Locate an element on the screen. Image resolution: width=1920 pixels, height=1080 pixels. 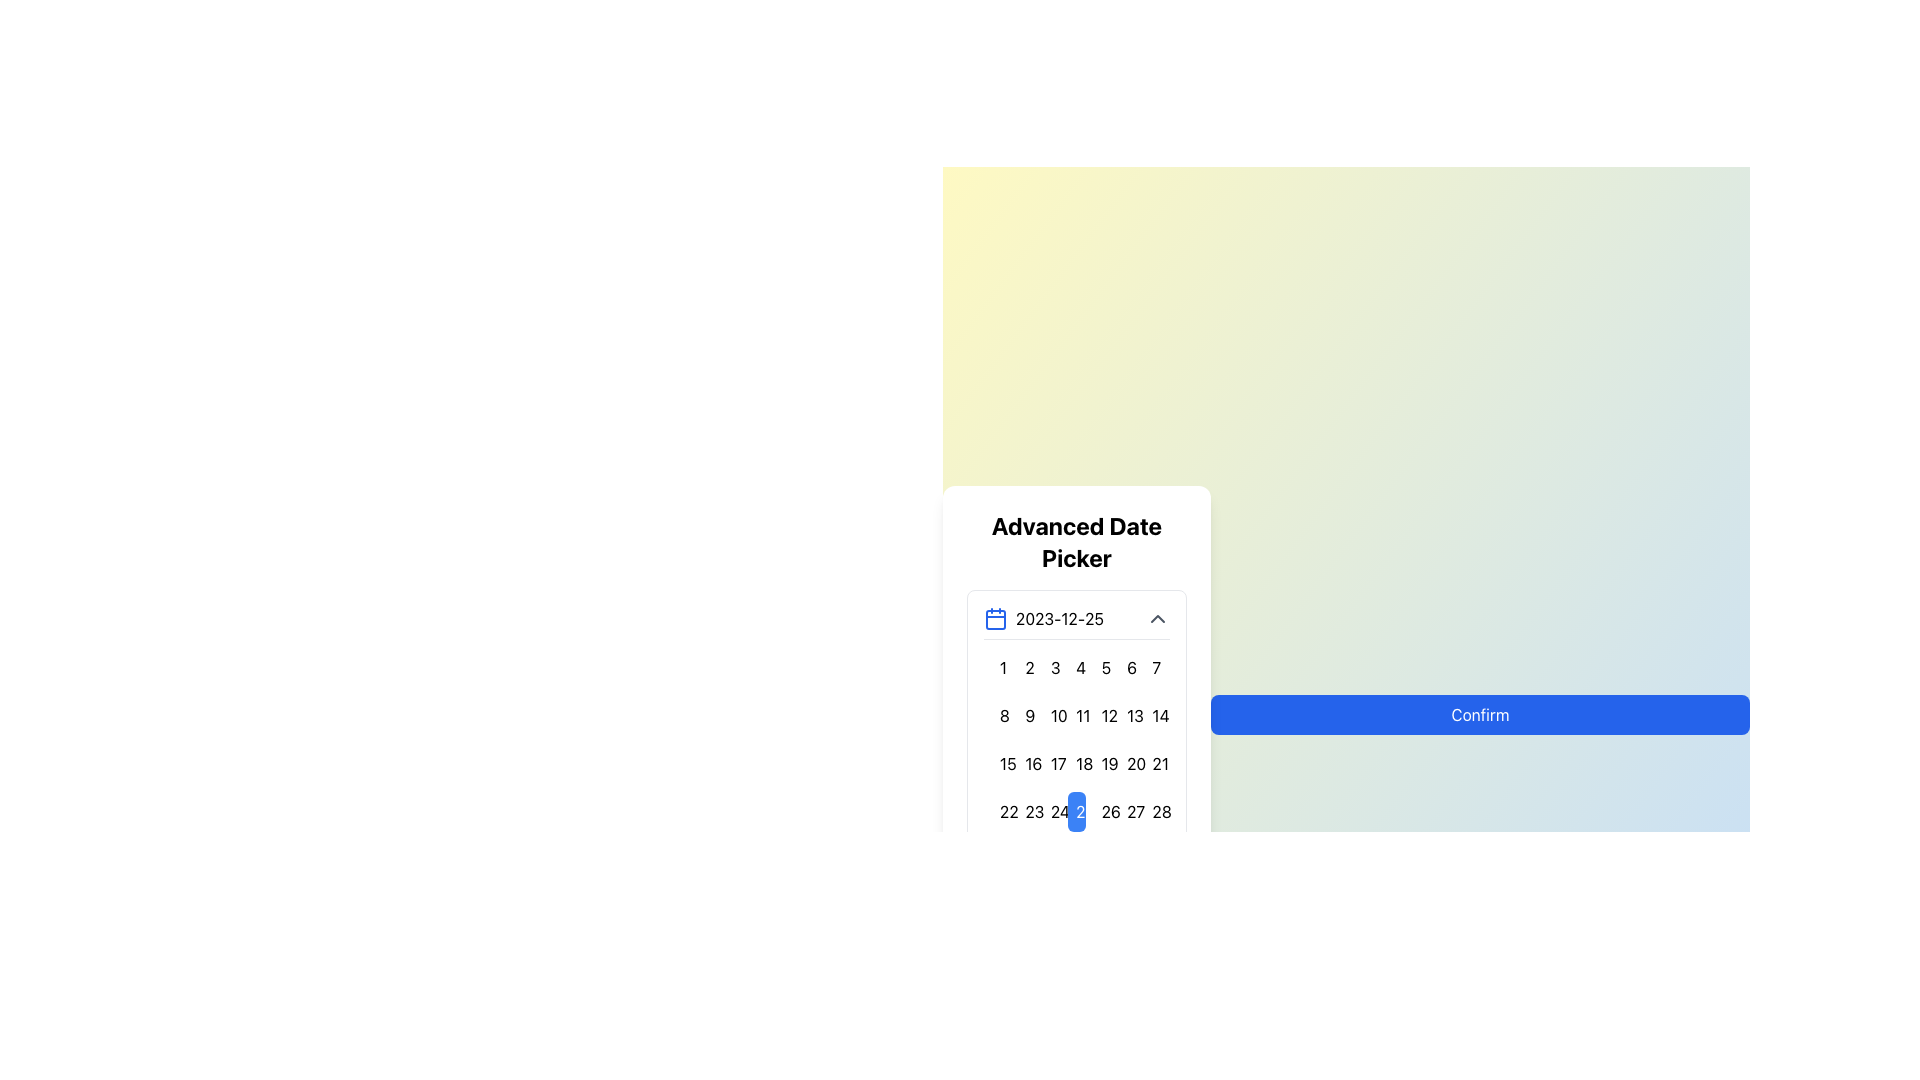
the button is located at coordinates (1075, 667).